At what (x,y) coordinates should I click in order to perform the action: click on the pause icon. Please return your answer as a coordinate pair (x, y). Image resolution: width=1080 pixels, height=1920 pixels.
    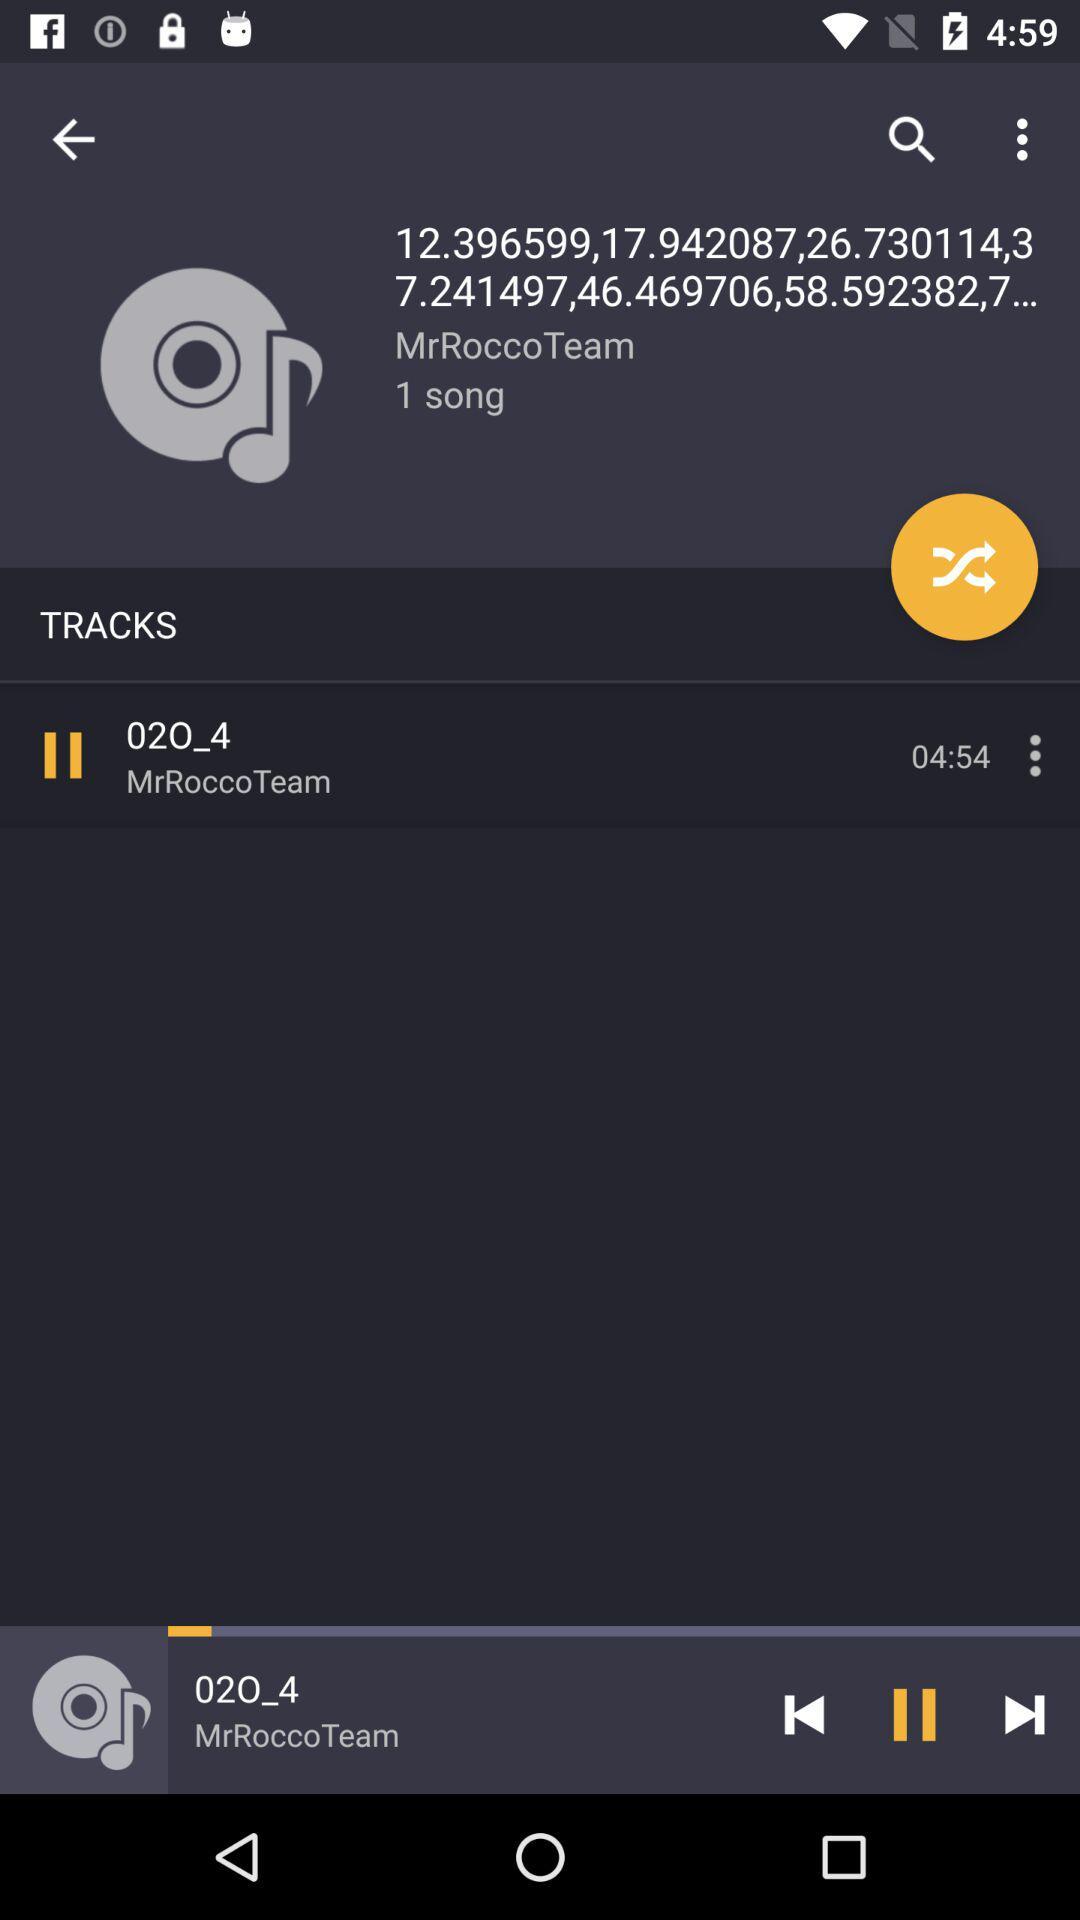
    Looking at the image, I should click on (914, 1713).